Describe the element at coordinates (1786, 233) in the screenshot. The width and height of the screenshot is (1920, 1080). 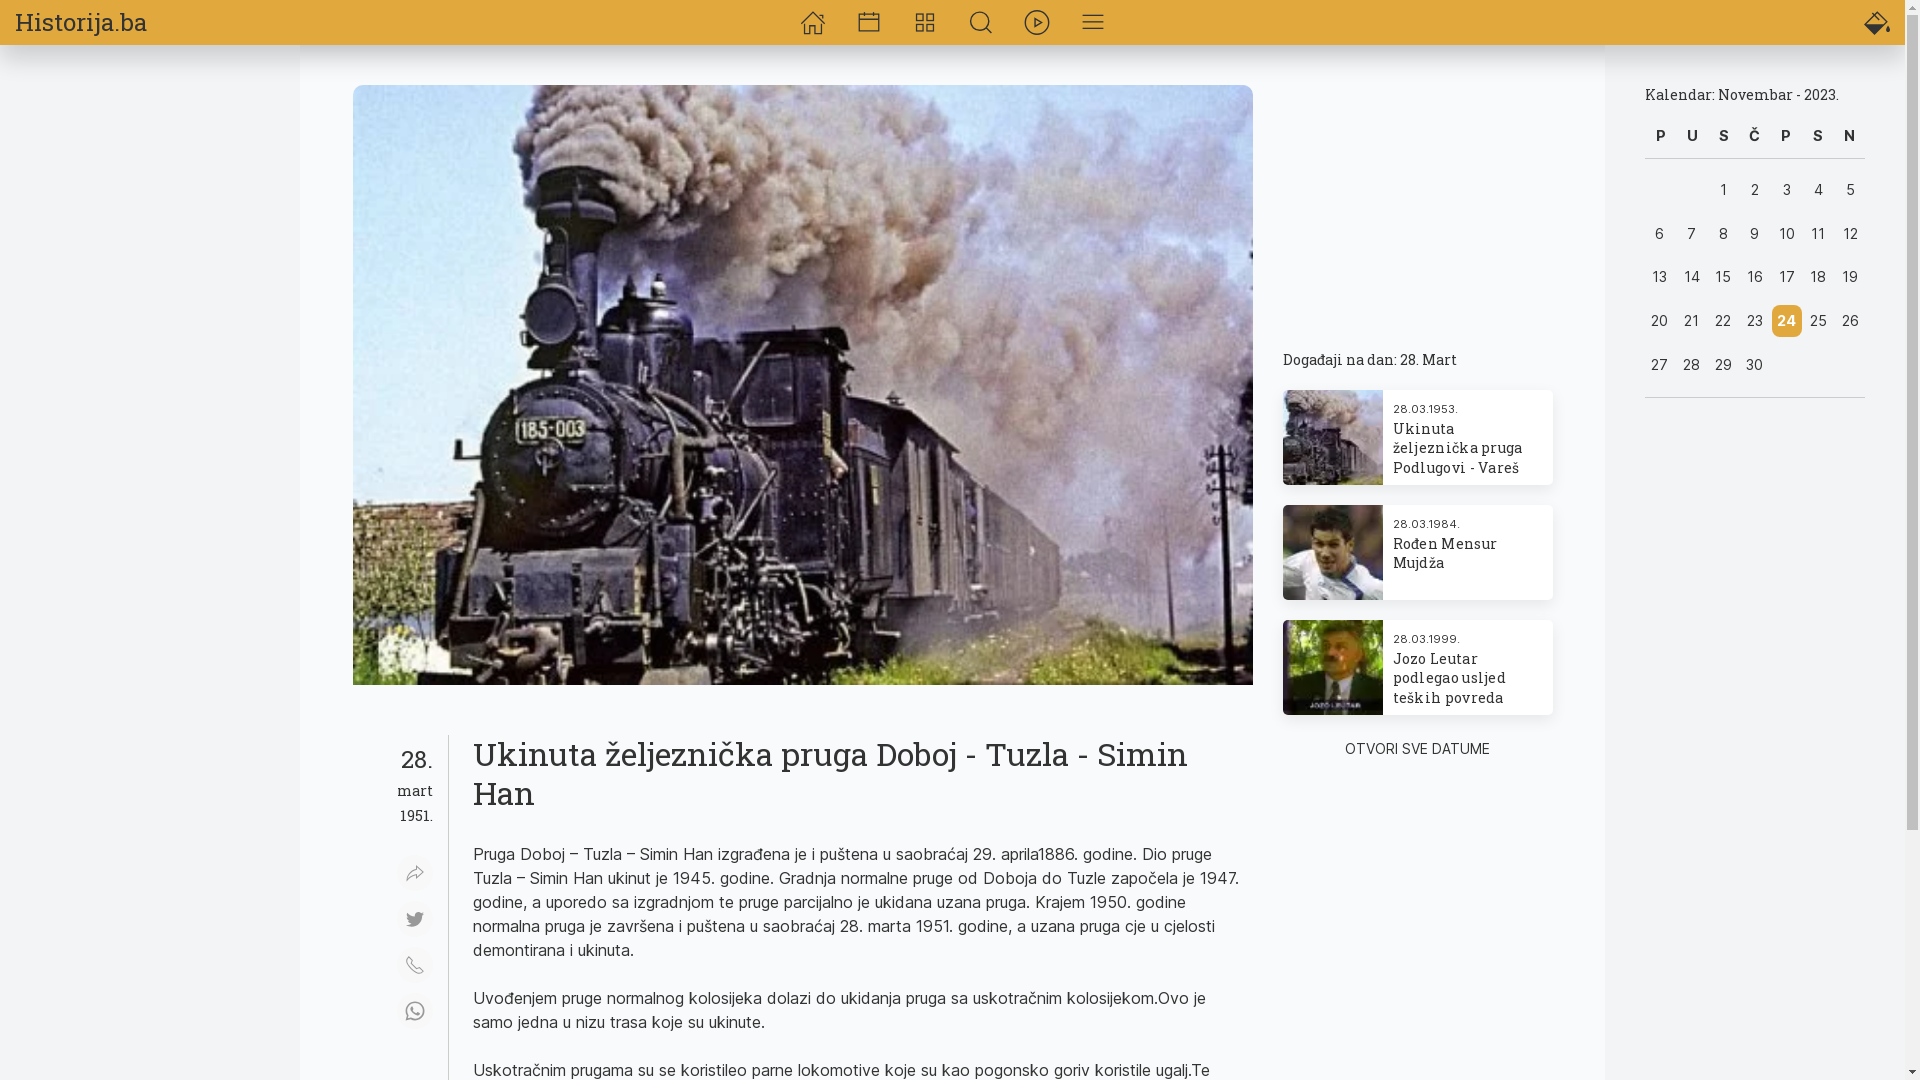
I see `'10'` at that location.